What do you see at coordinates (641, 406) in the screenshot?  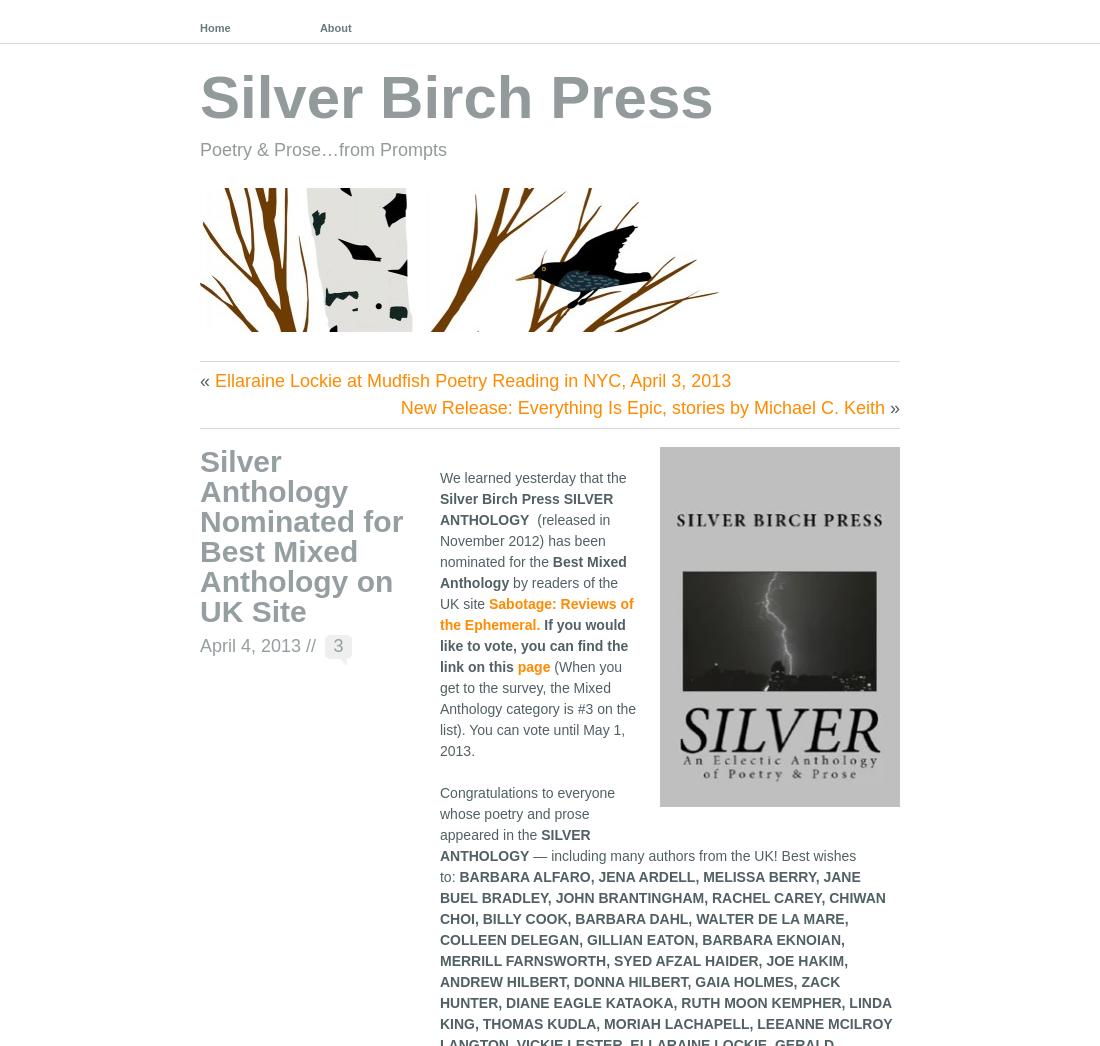 I see `'New Release: Everything Is Epic, stories by Michael C. Keith'` at bounding box center [641, 406].